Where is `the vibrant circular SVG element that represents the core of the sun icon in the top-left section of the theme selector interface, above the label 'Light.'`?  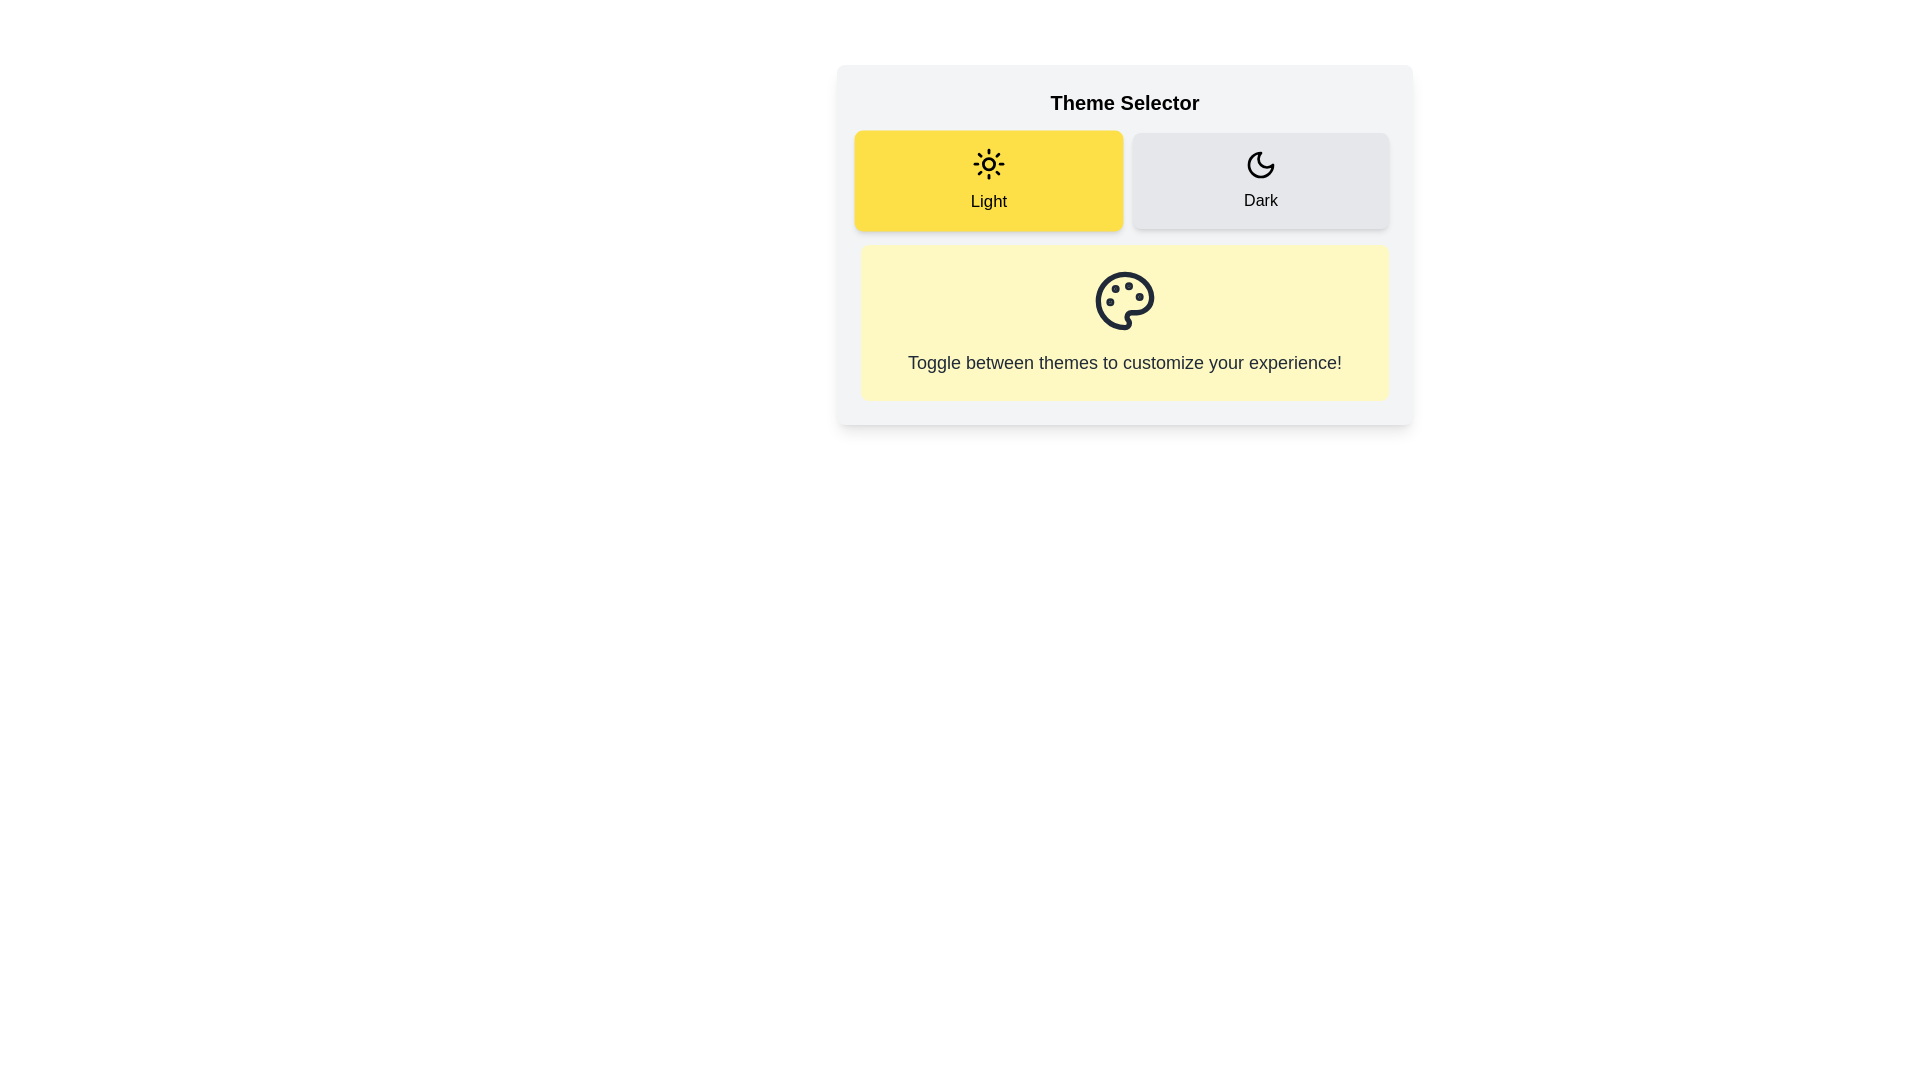
the vibrant circular SVG element that represents the core of the sun icon in the top-left section of the theme selector interface, above the label 'Light.' is located at coordinates (988, 163).